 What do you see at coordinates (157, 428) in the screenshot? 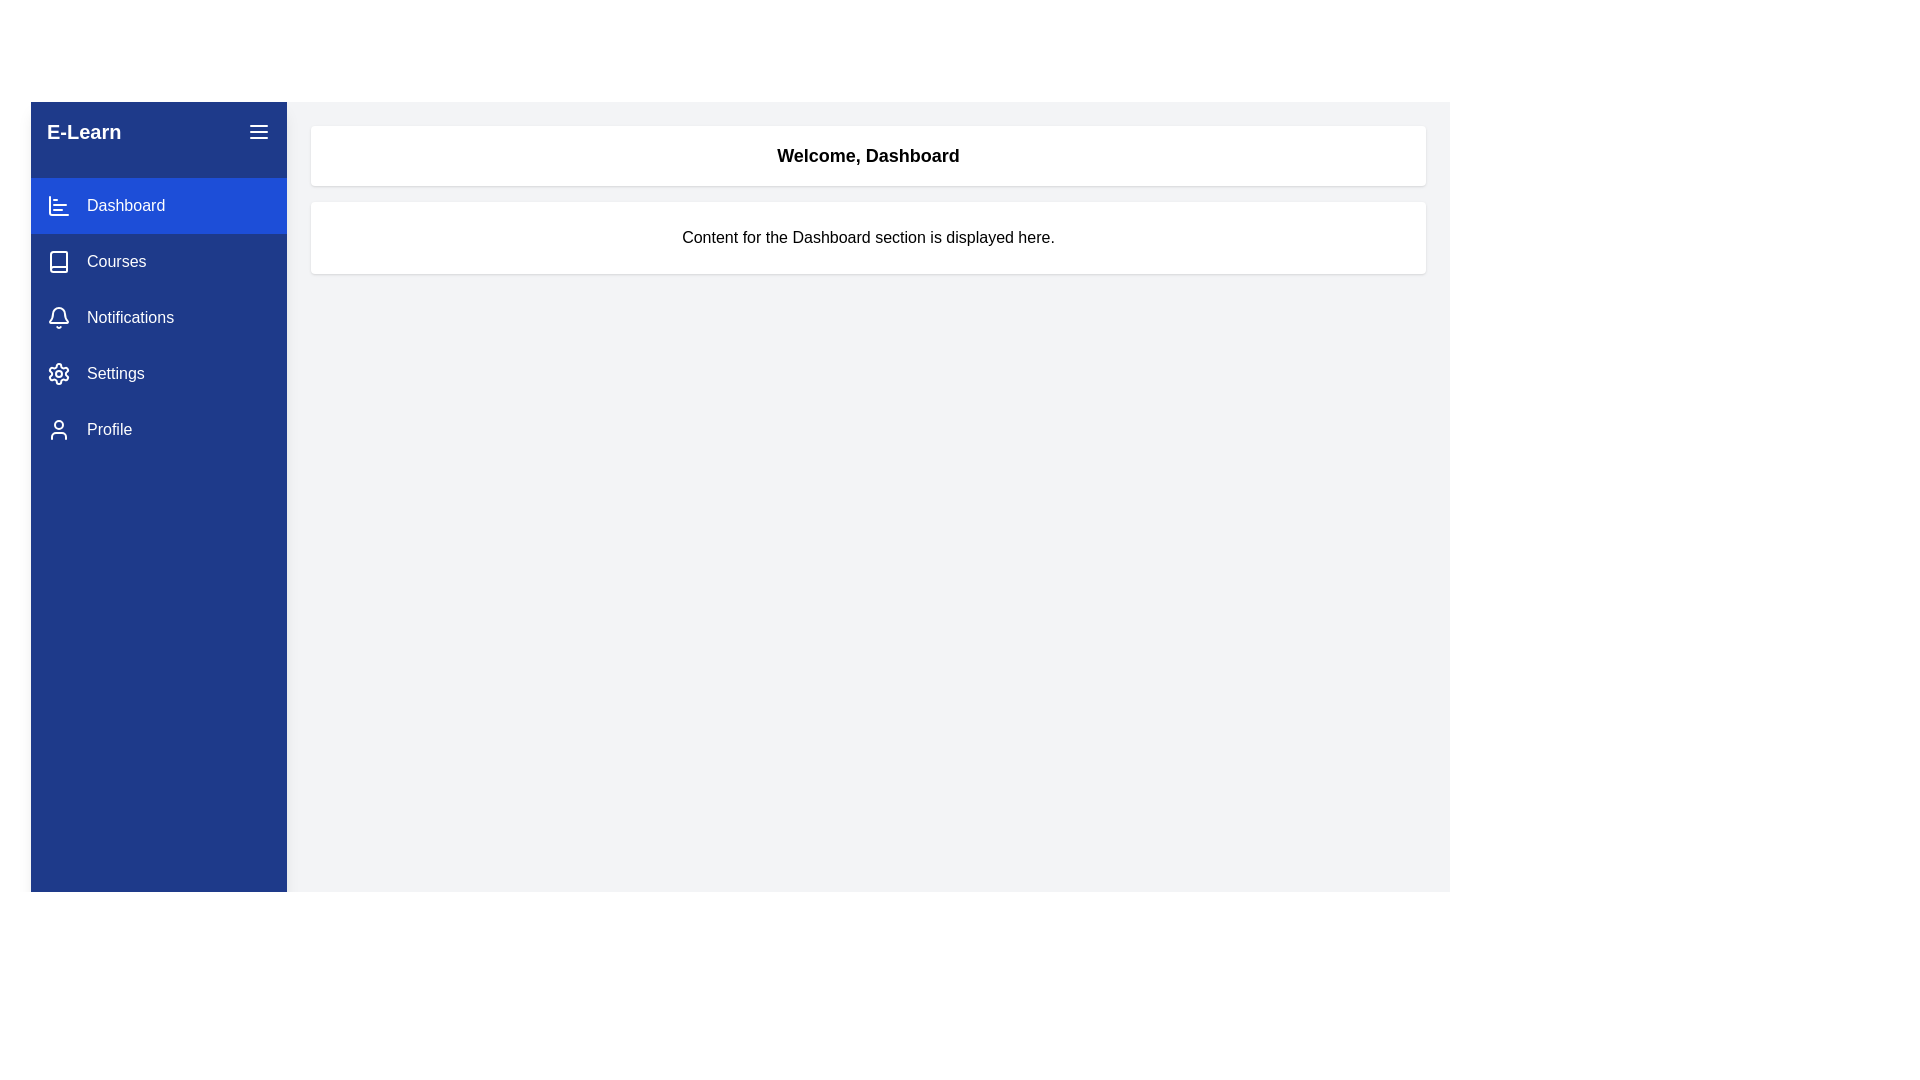
I see `the fifth button in the left-side vertical navigation menu, located below the 'Settings' button` at bounding box center [157, 428].